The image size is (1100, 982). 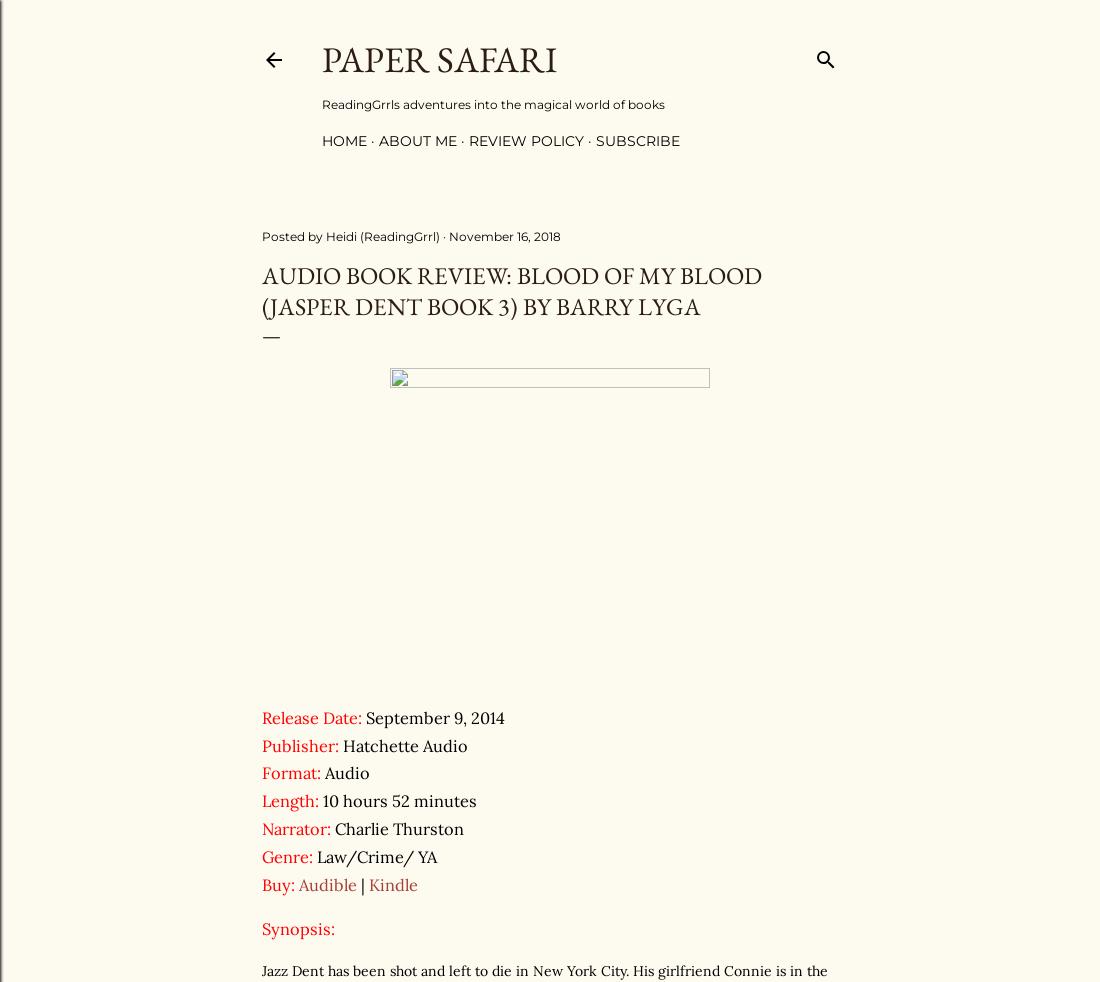 What do you see at coordinates (327, 883) in the screenshot?
I see `'Audible'` at bounding box center [327, 883].